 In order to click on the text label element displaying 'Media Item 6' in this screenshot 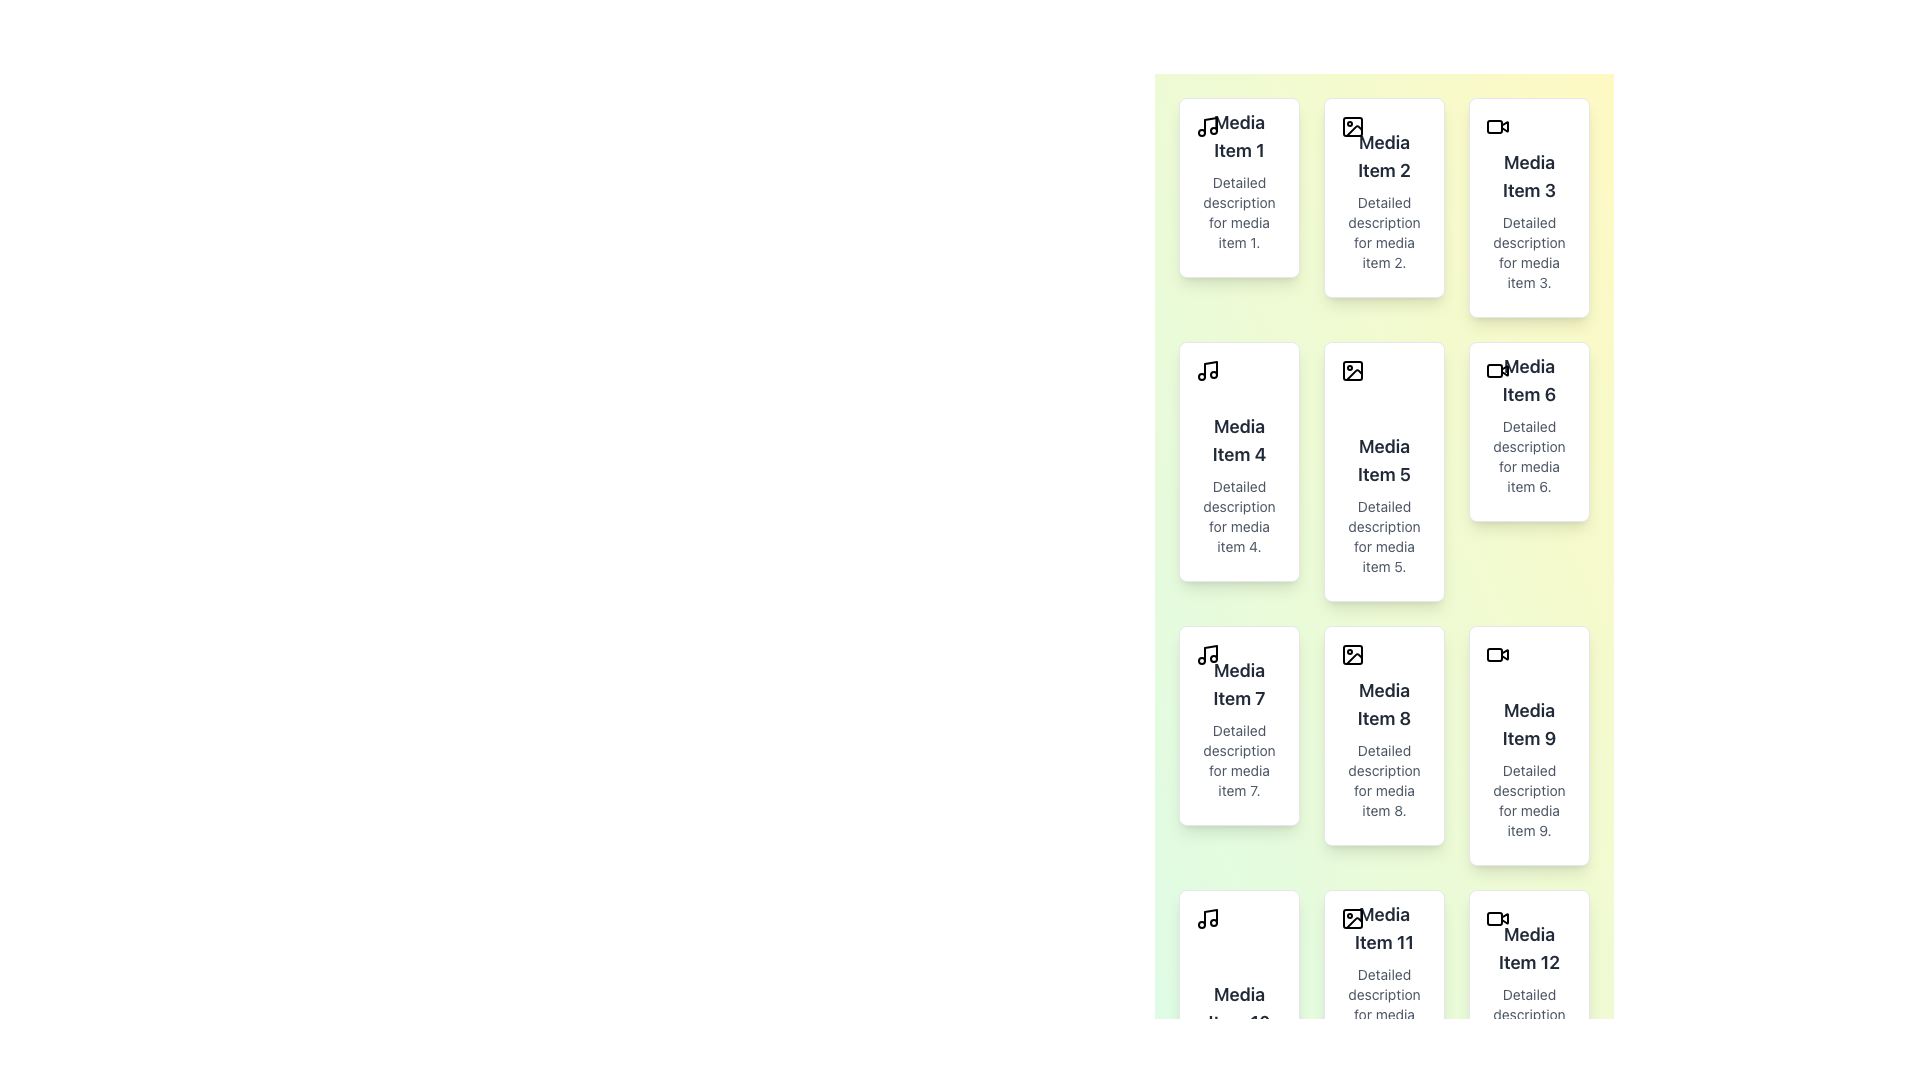, I will do `click(1528, 381)`.